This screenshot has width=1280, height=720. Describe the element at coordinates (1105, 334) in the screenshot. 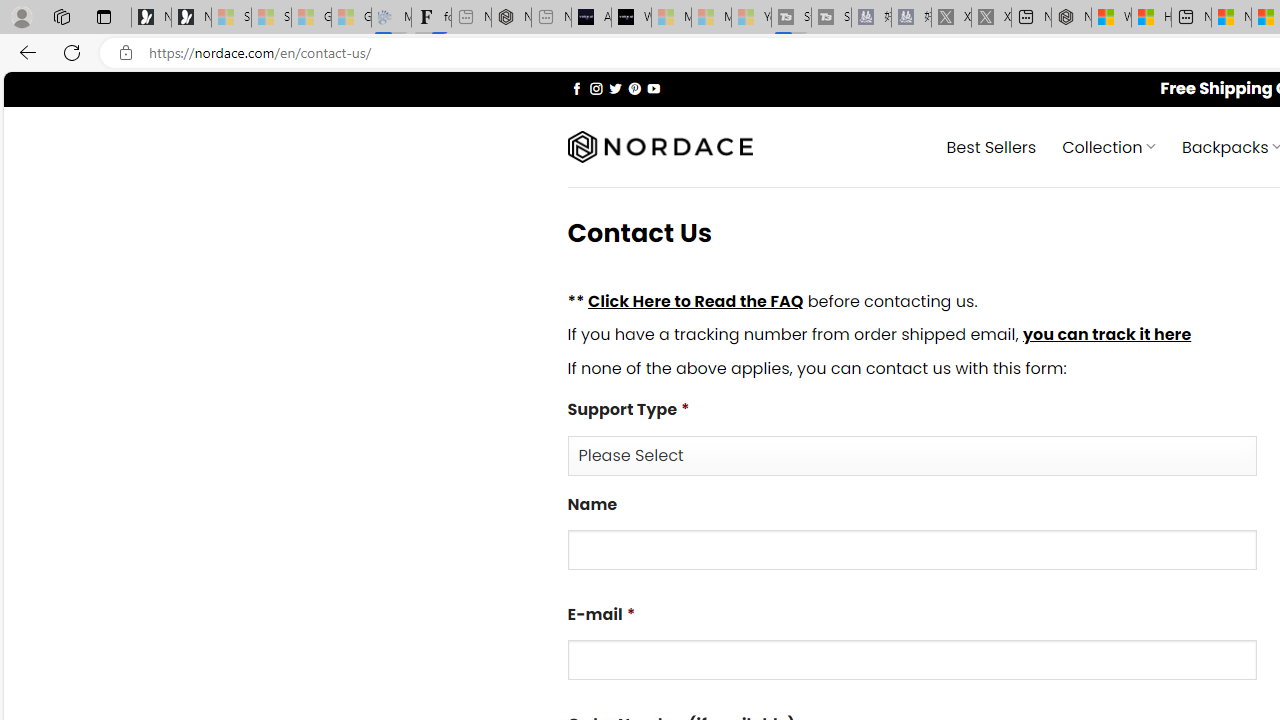

I see `'you can track it here'` at that location.